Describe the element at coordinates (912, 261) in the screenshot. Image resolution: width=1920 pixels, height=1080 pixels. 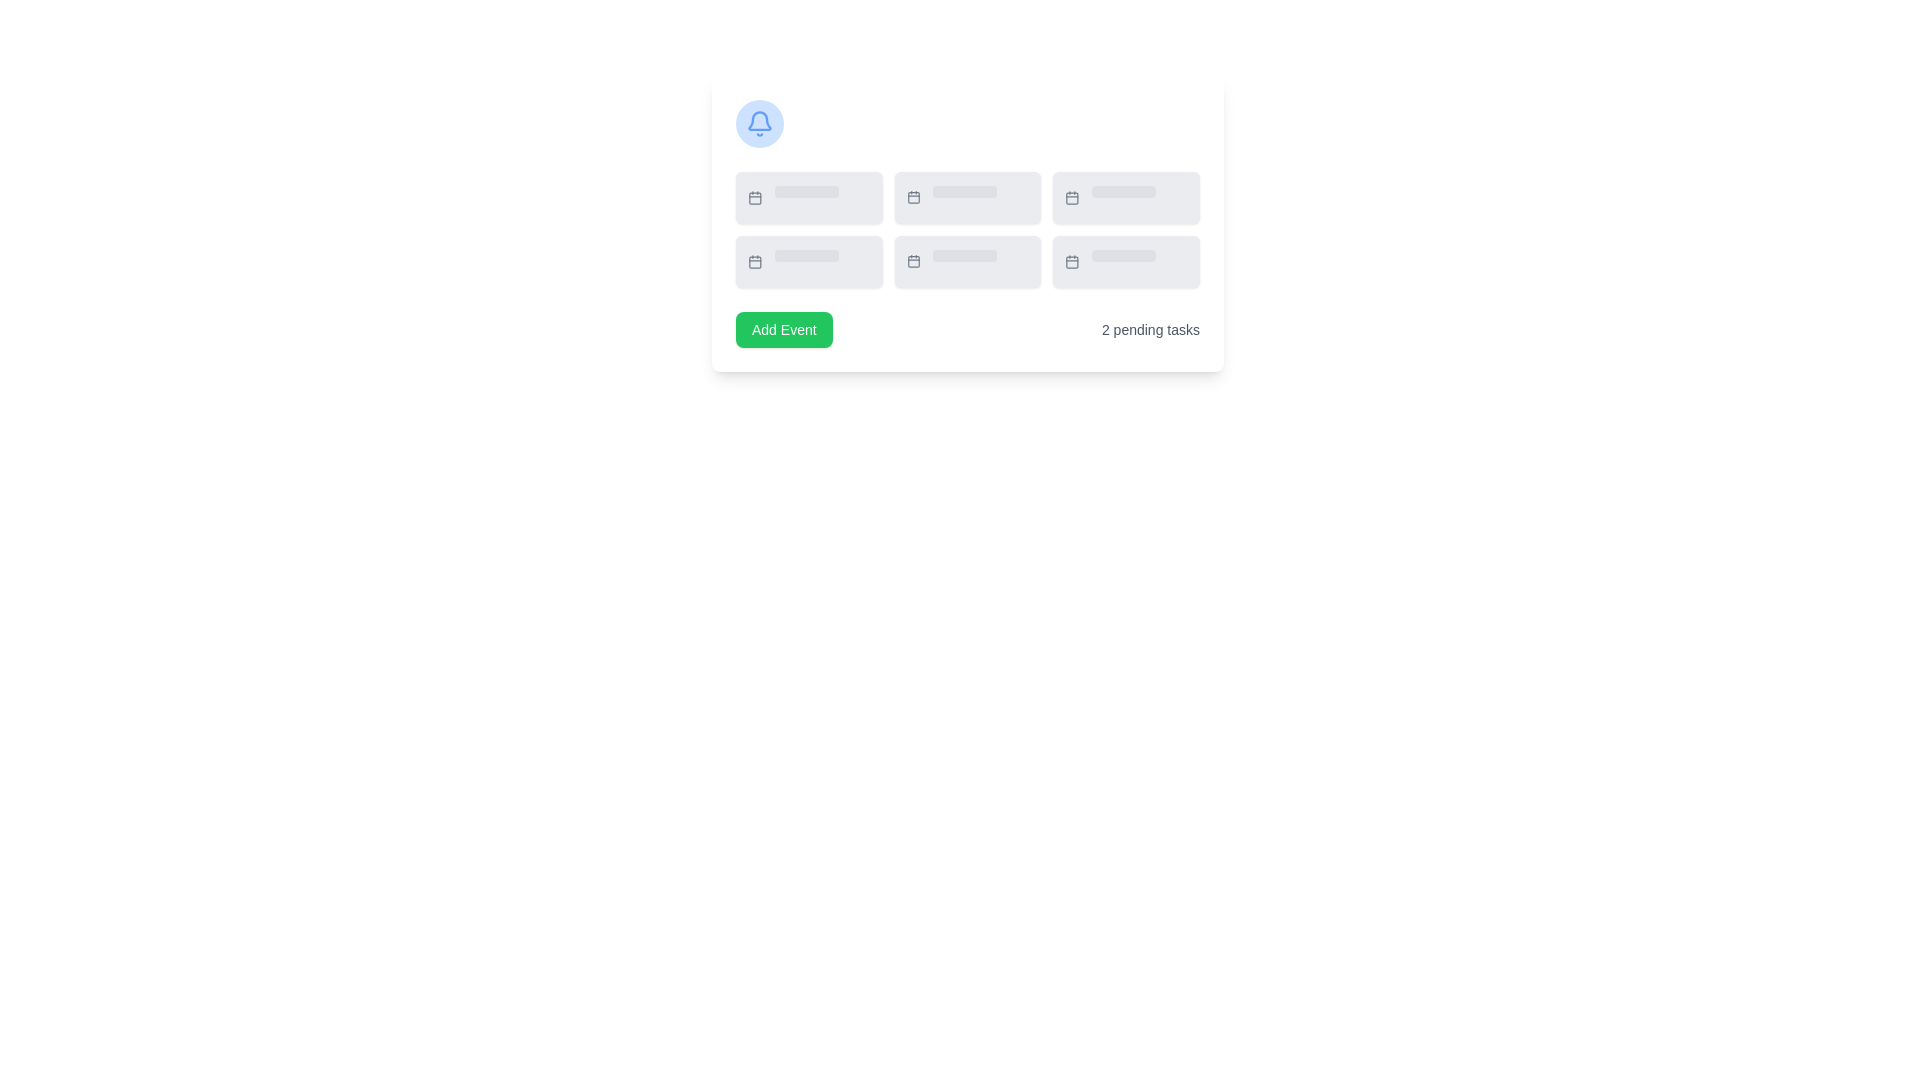
I see `the rectangle with softly rounded corners that is part of the calendar icon in the second row of the calendar grid` at that location.